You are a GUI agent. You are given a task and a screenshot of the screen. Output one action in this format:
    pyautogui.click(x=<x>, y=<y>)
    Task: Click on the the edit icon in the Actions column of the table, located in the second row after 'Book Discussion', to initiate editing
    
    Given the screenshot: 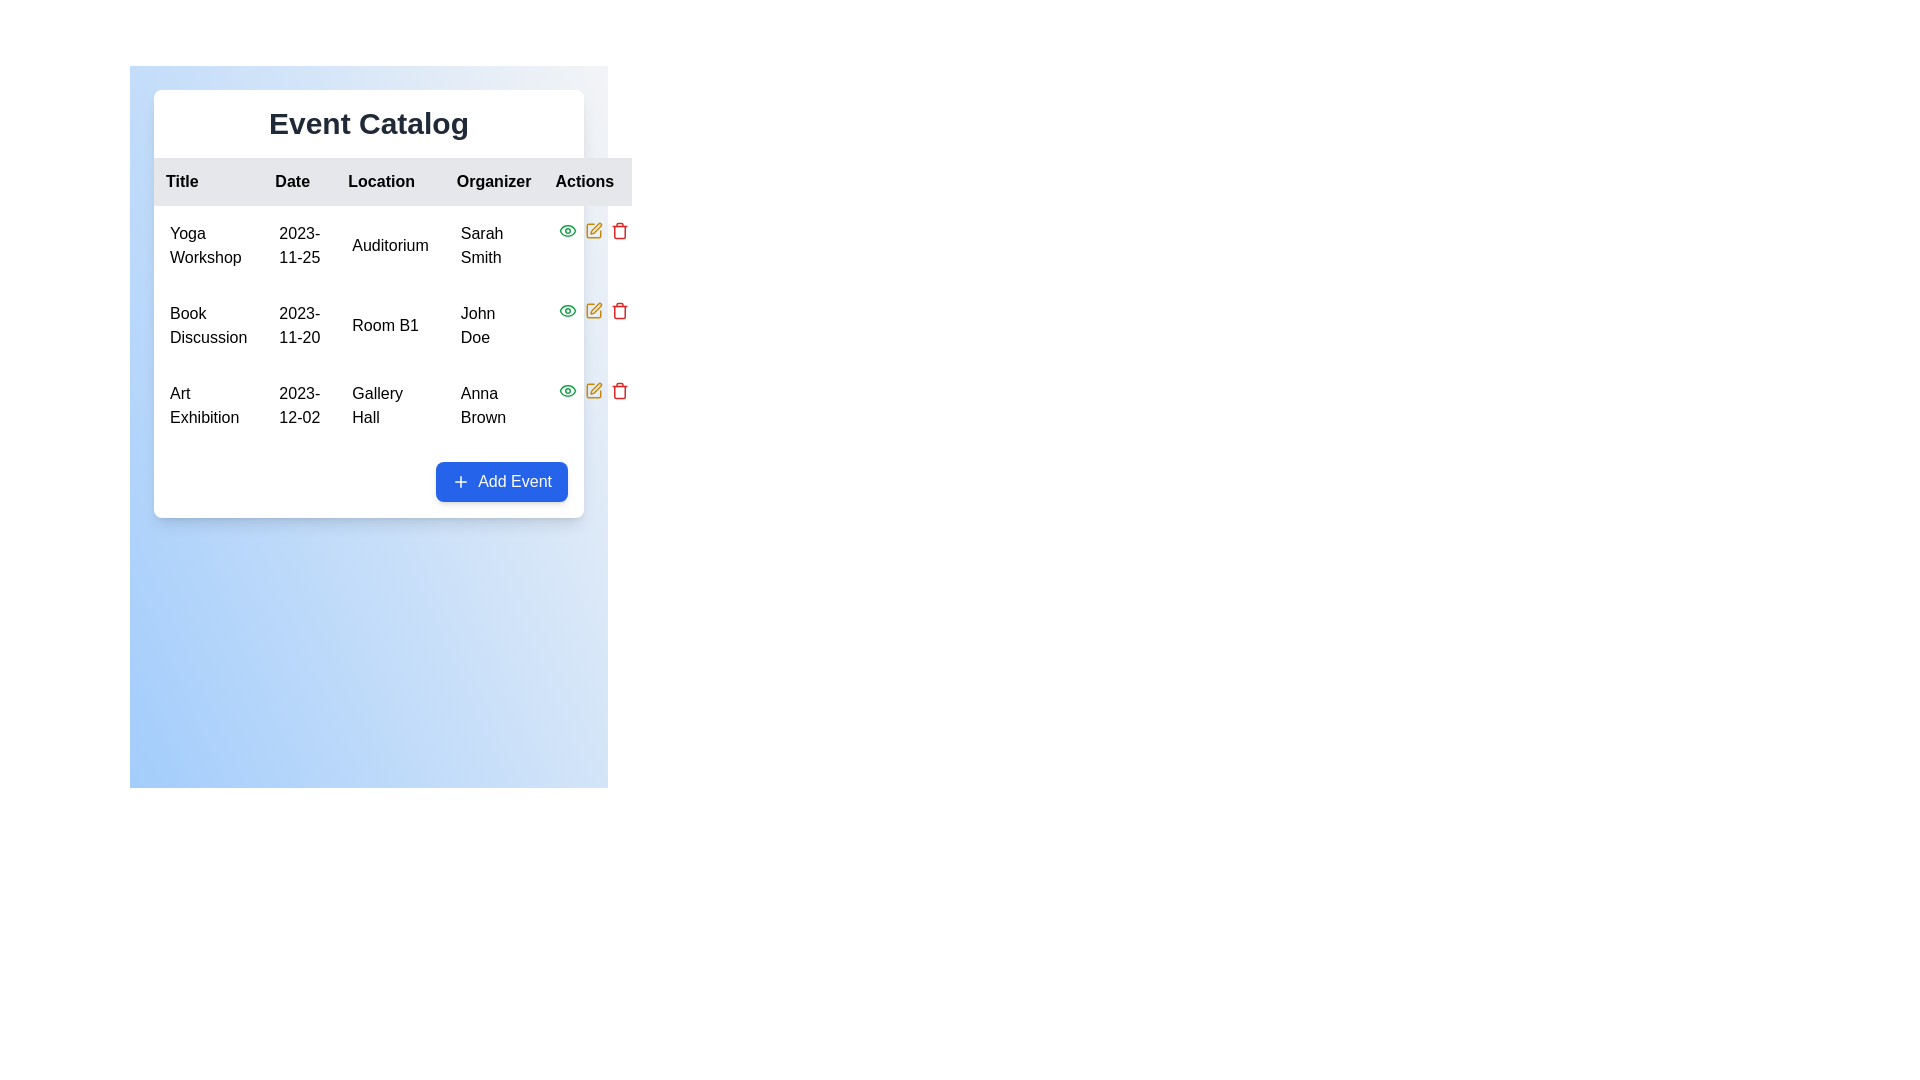 What is the action you would take?
    pyautogui.click(x=595, y=308)
    